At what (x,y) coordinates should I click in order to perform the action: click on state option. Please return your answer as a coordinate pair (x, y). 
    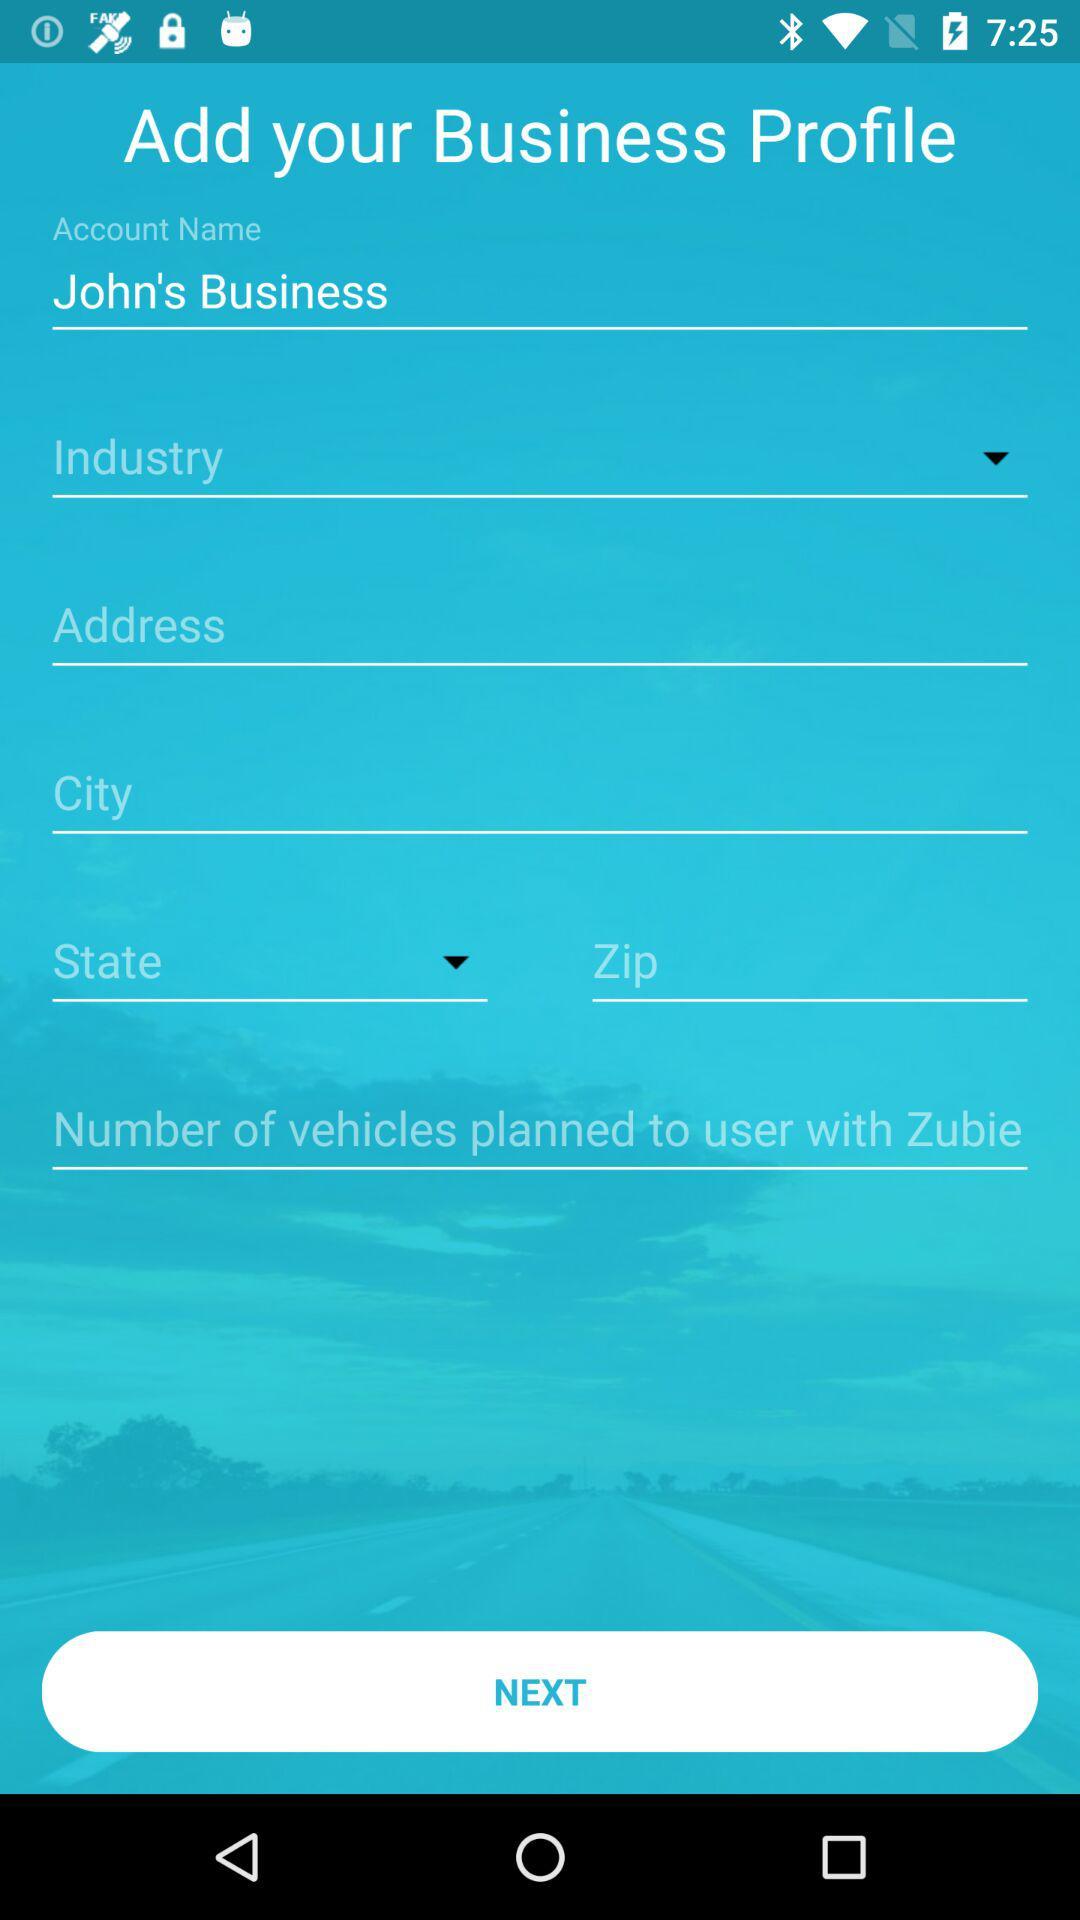
    Looking at the image, I should click on (270, 963).